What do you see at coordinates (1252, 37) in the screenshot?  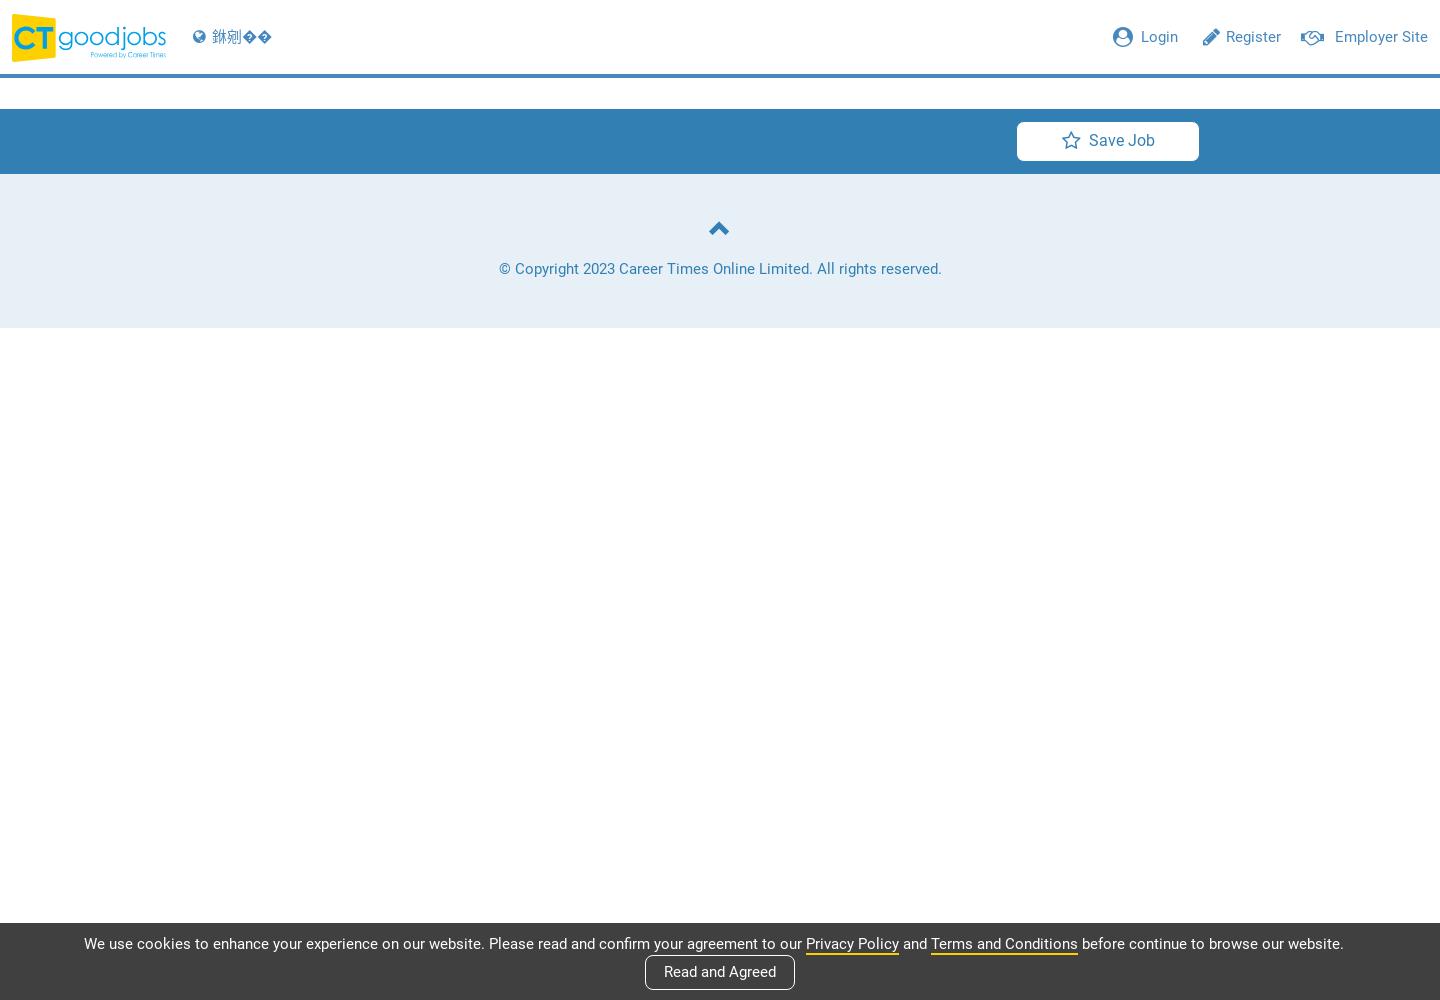 I see `'Register'` at bounding box center [1252, 37].